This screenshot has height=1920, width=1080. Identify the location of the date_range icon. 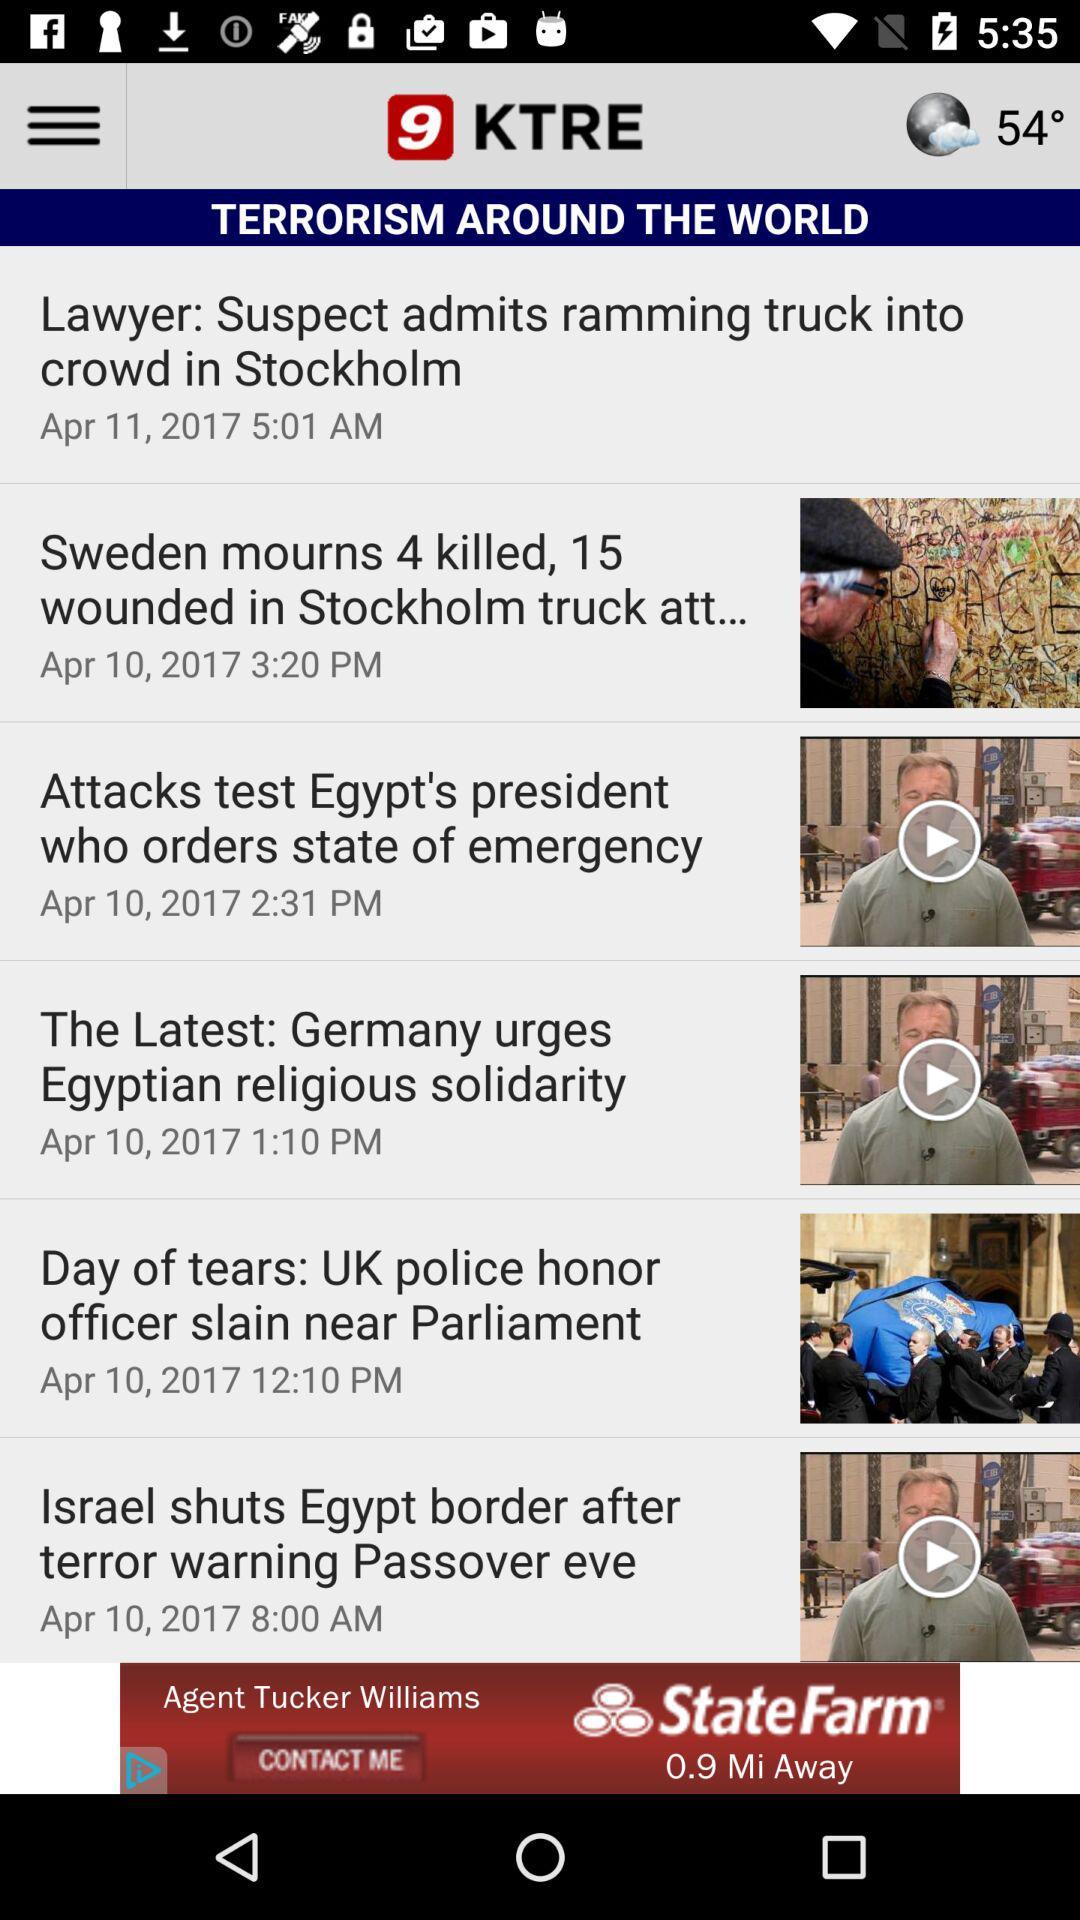
(540, 124).